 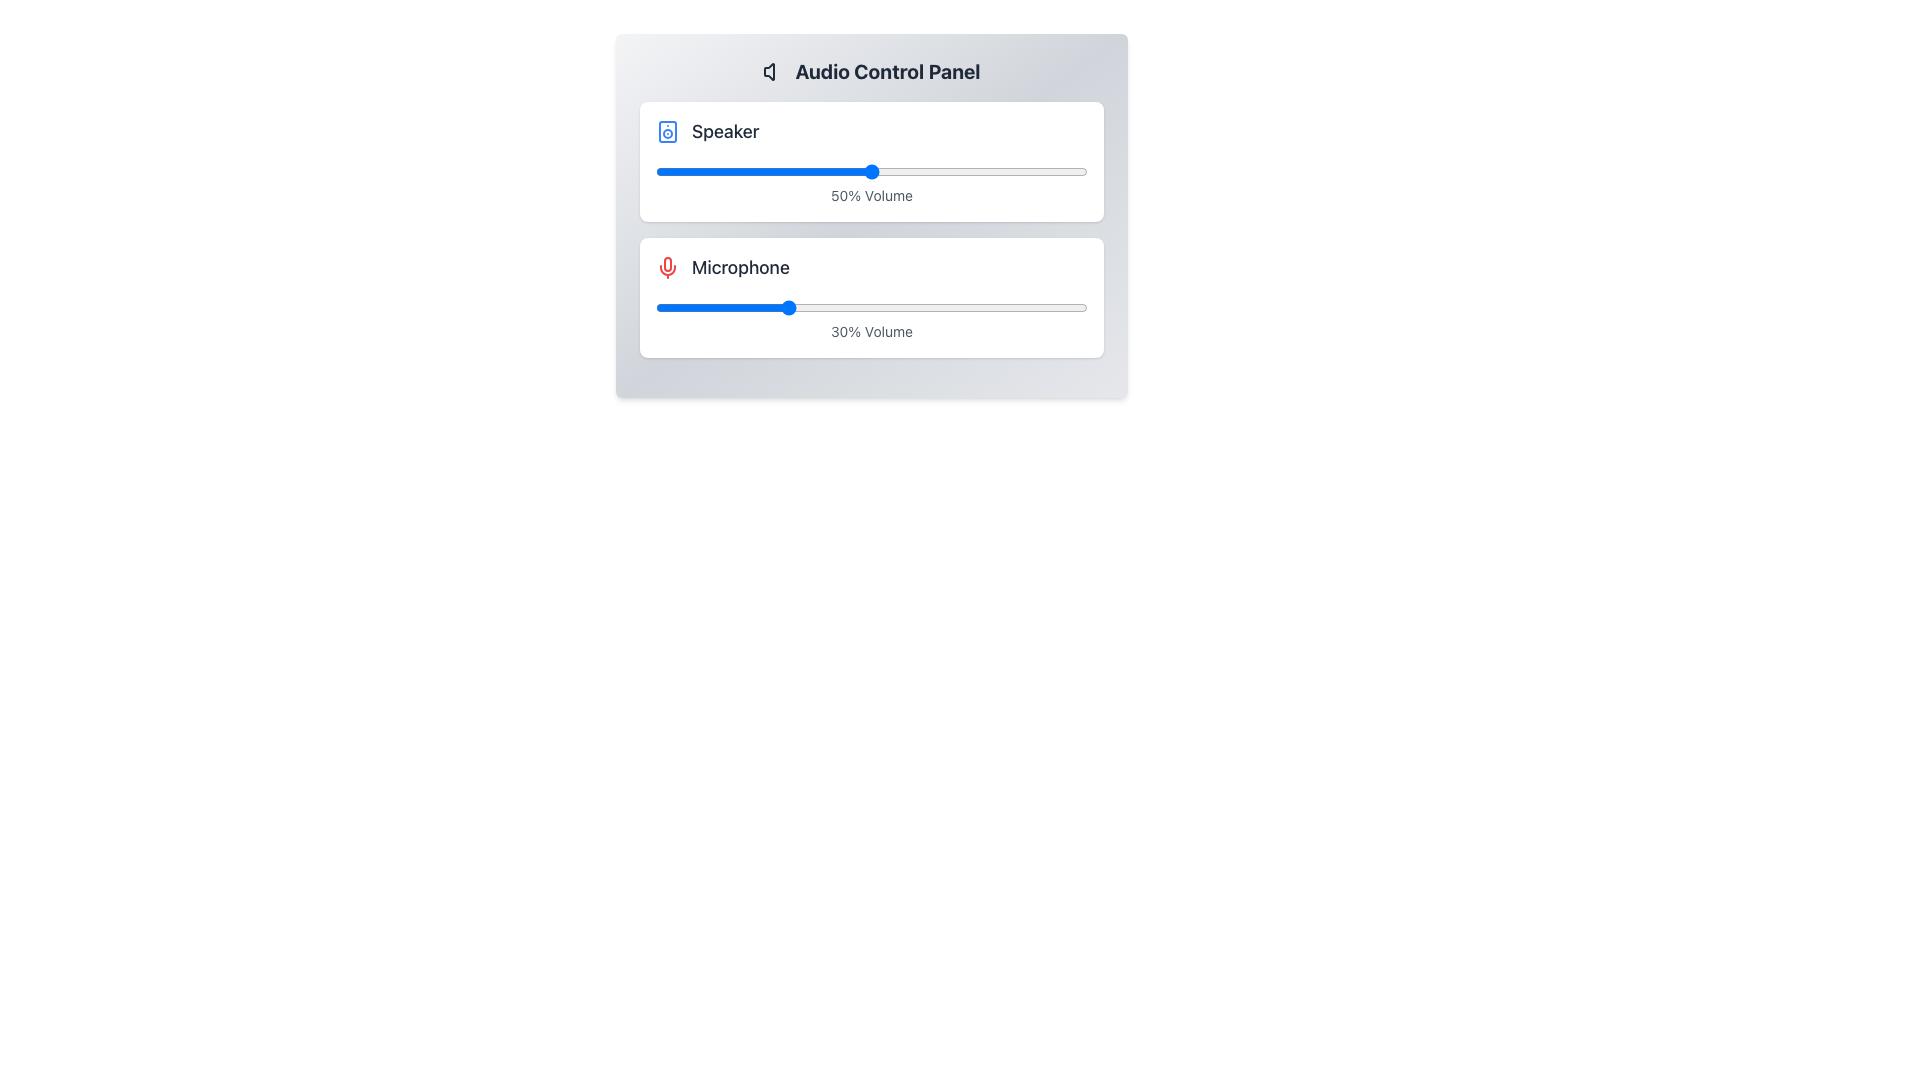 What do you see at coordinates (1027, 171) in the screenshot?
I see `the speaker volume` at bounding box center [1027, 171].